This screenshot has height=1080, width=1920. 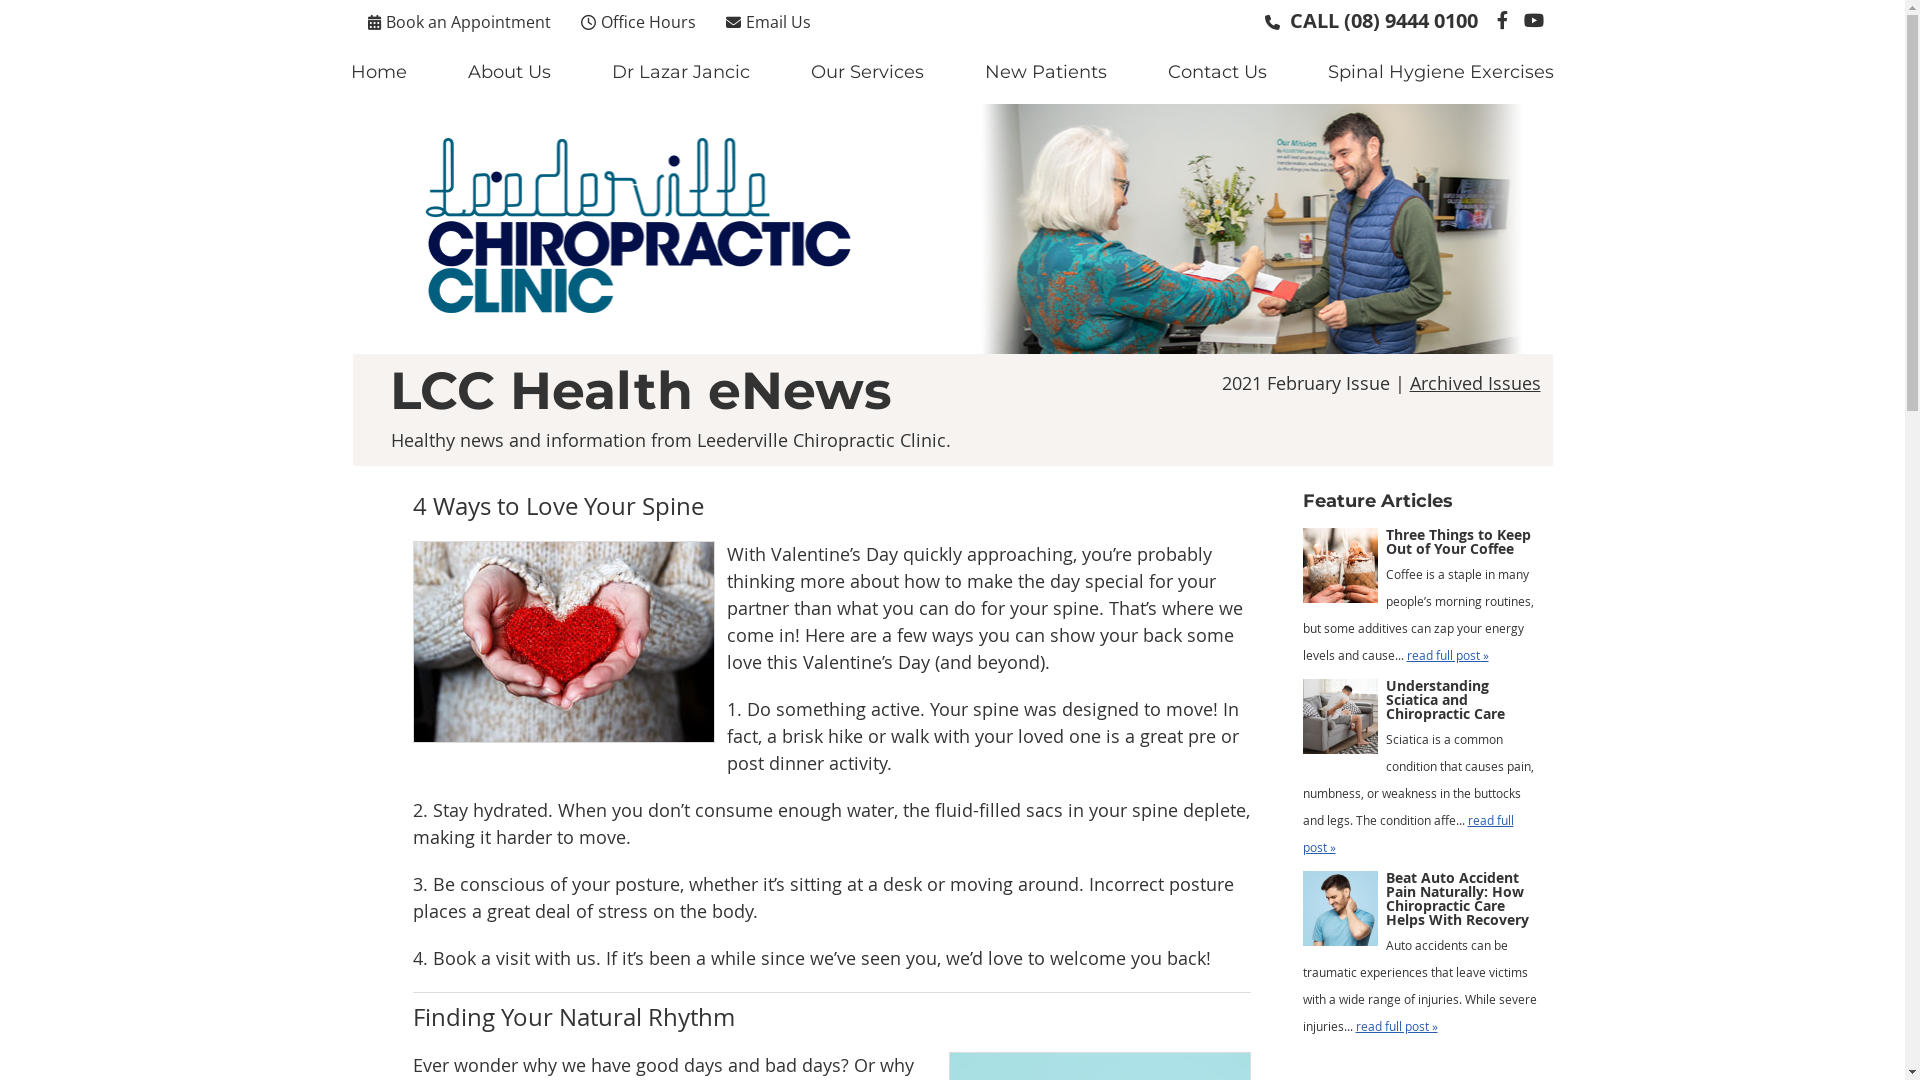 What do you see at coordinates (1440, 71) in the screenshot?
I see `'Spinal Hygiene Exercises'` at bounding box center [1440, 71].